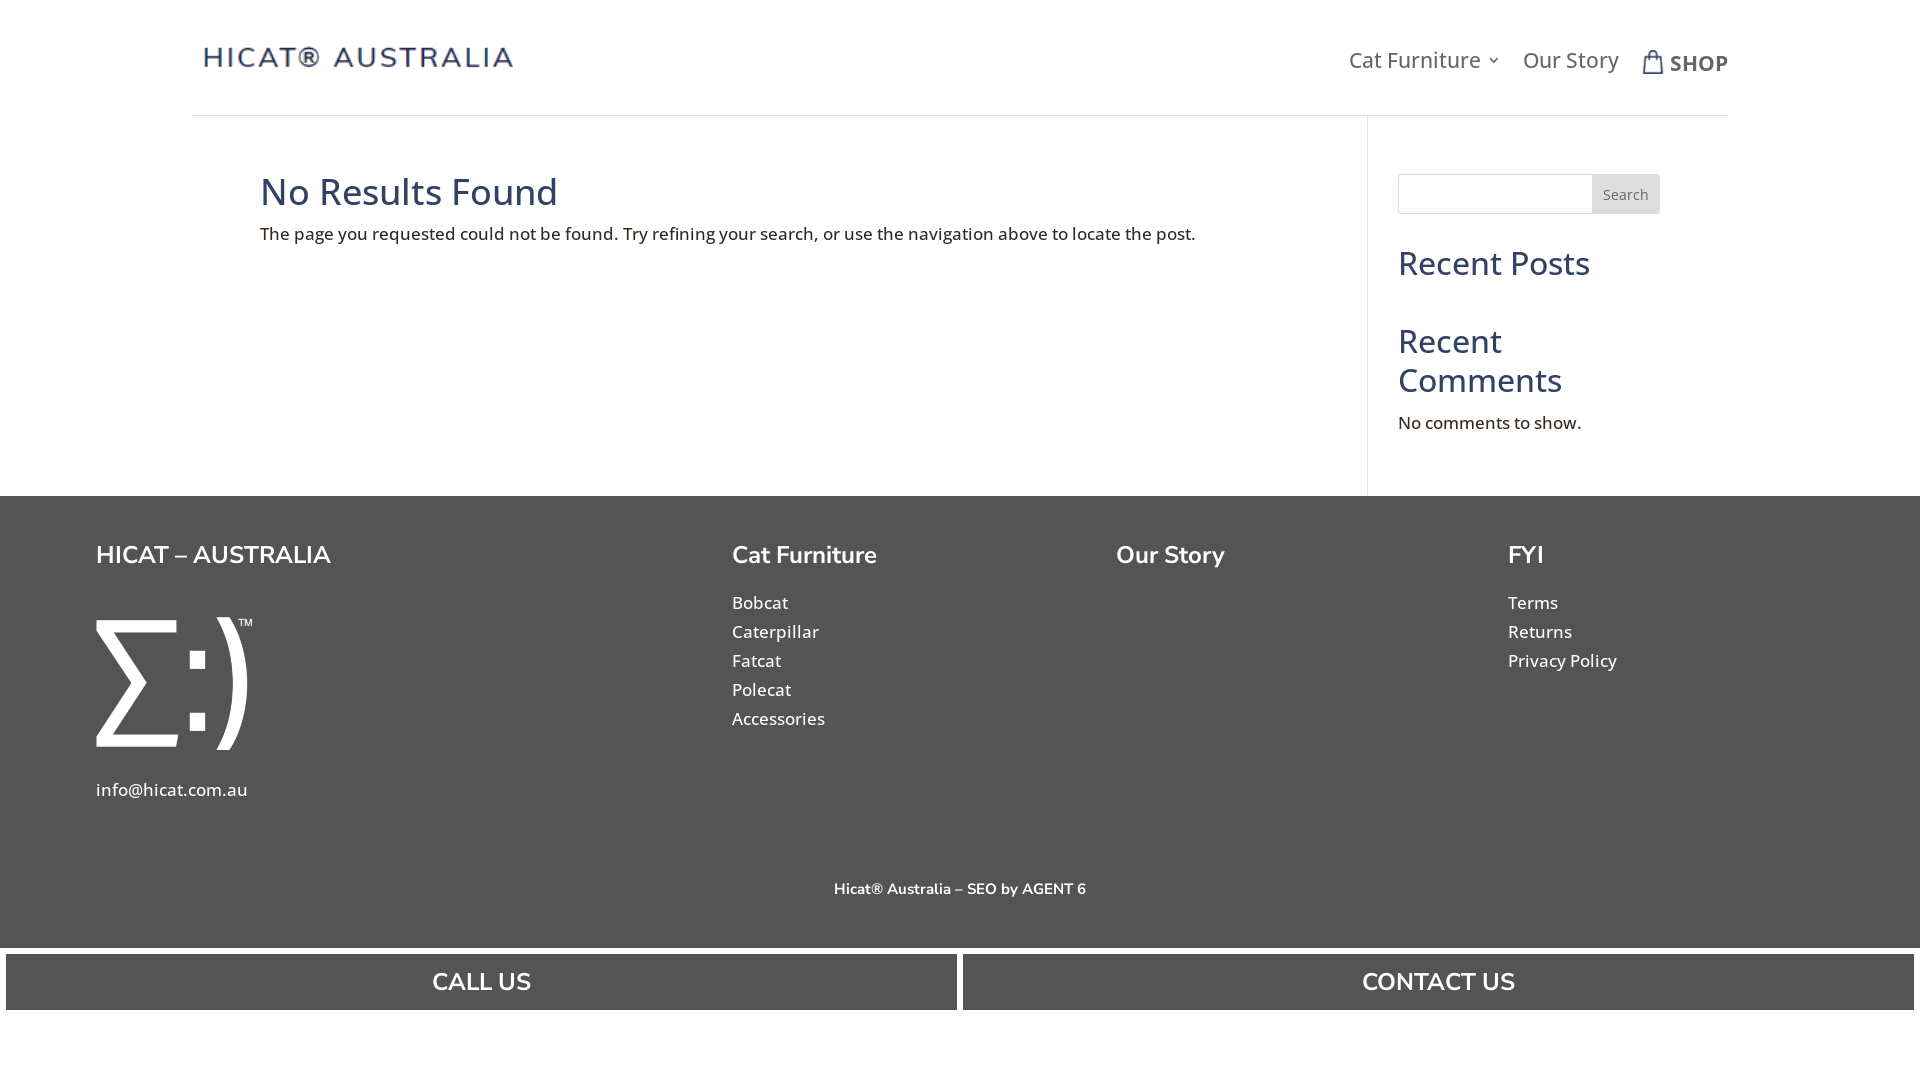 The width and height of the screenshot is (1920, 1080). I want to click on 'Returns', so click(1539, 631).